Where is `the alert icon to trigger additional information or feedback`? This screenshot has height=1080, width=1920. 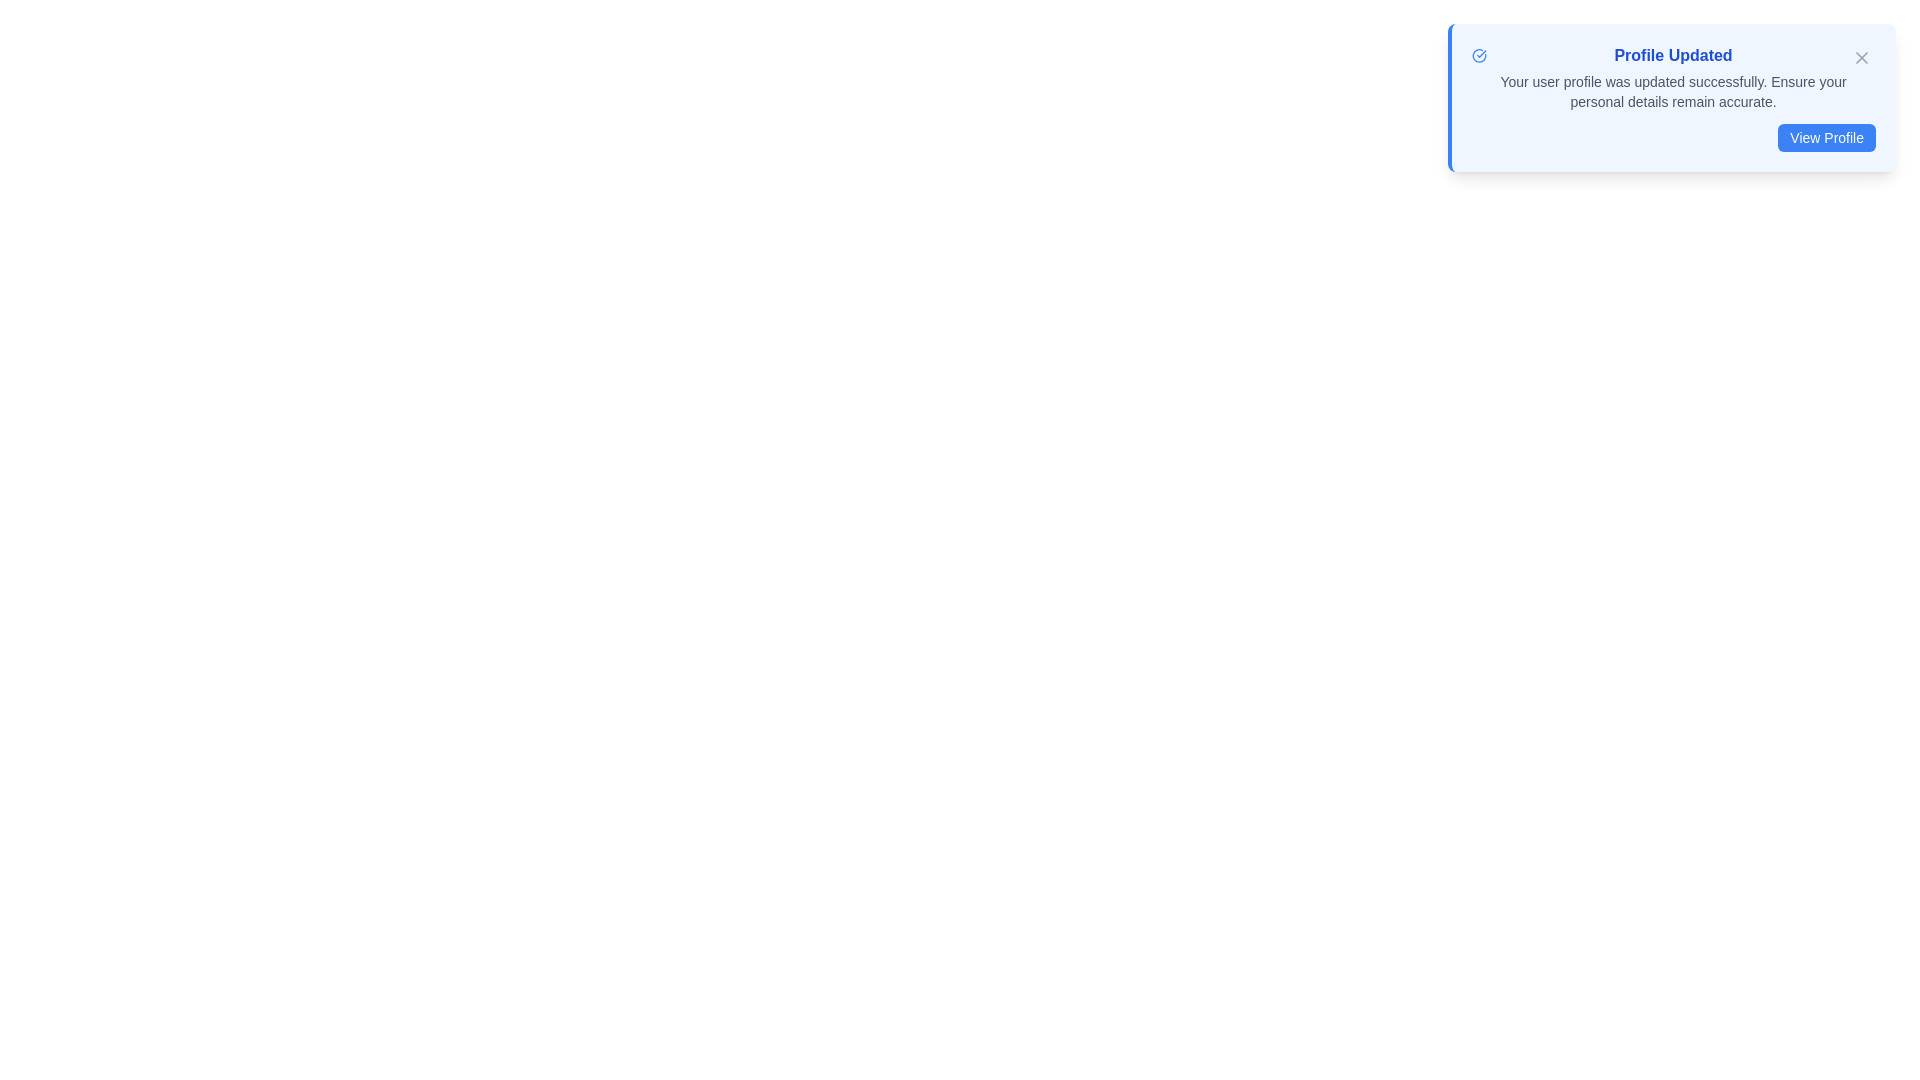 the alert icon to trigger additional information or feedback is located at coordinates (1478, 55).